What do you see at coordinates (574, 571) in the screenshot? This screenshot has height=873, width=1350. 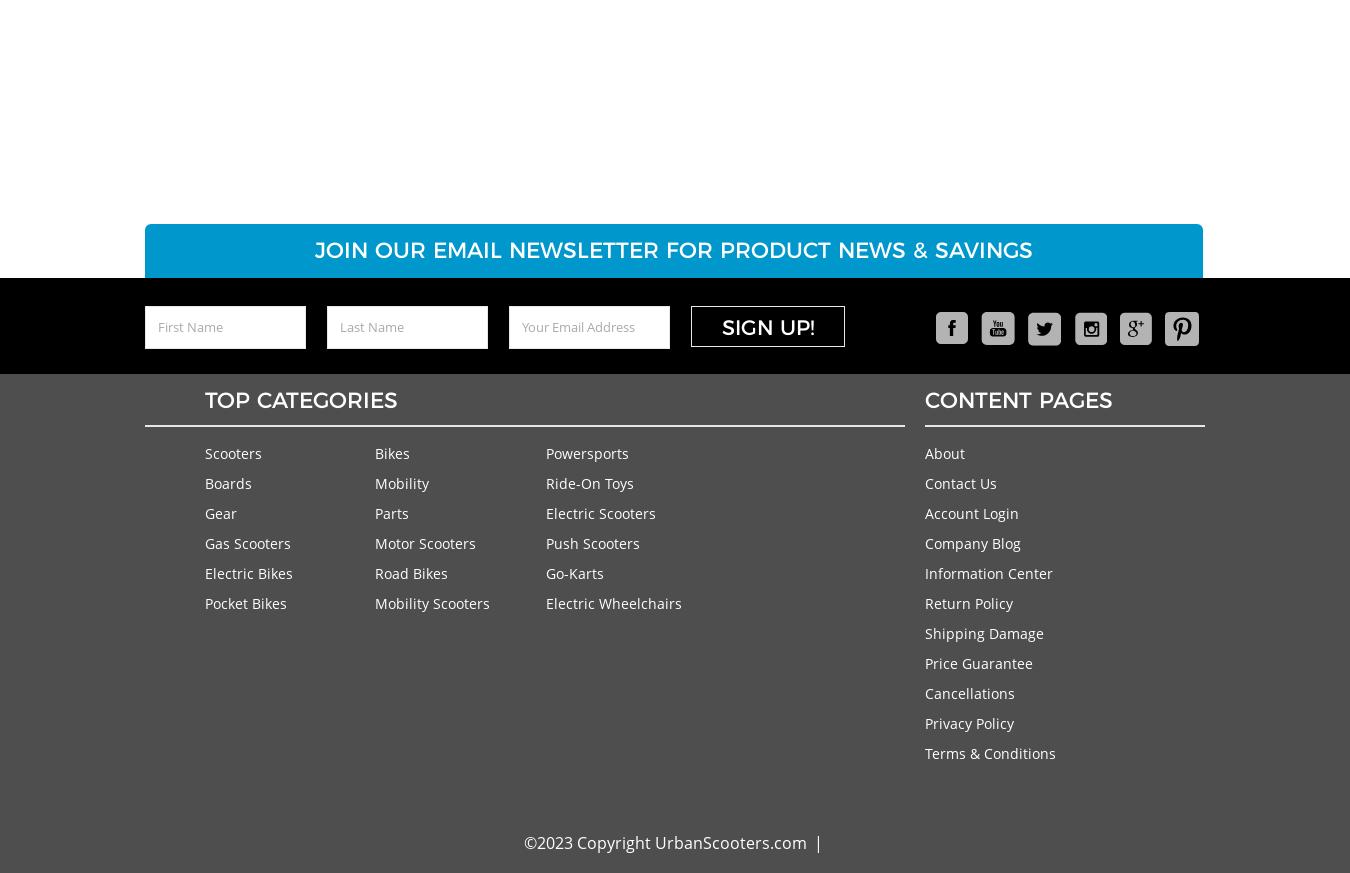 I see `'Go-Karts'` at bounding box center [574, 571].